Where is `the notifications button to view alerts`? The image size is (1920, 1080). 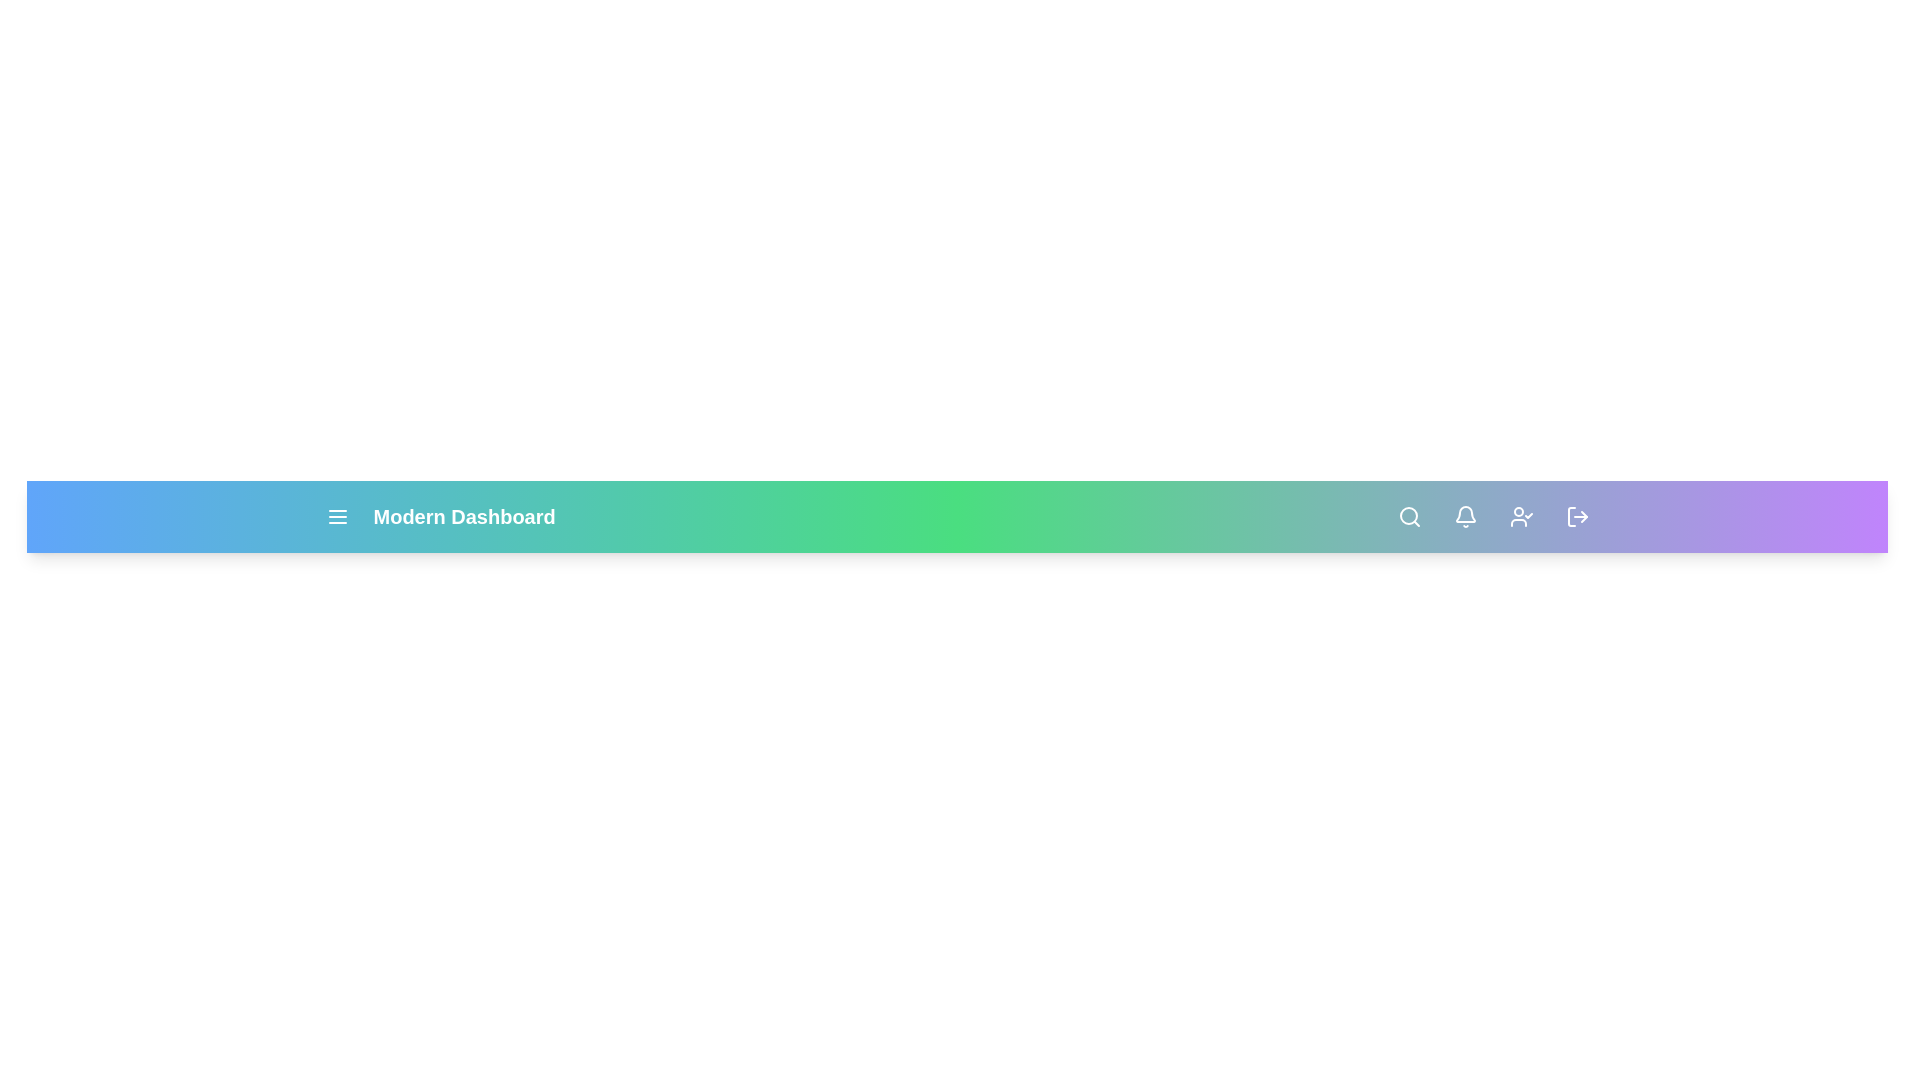
the notifications button to view alerts is located at coordinates (1465, 515).